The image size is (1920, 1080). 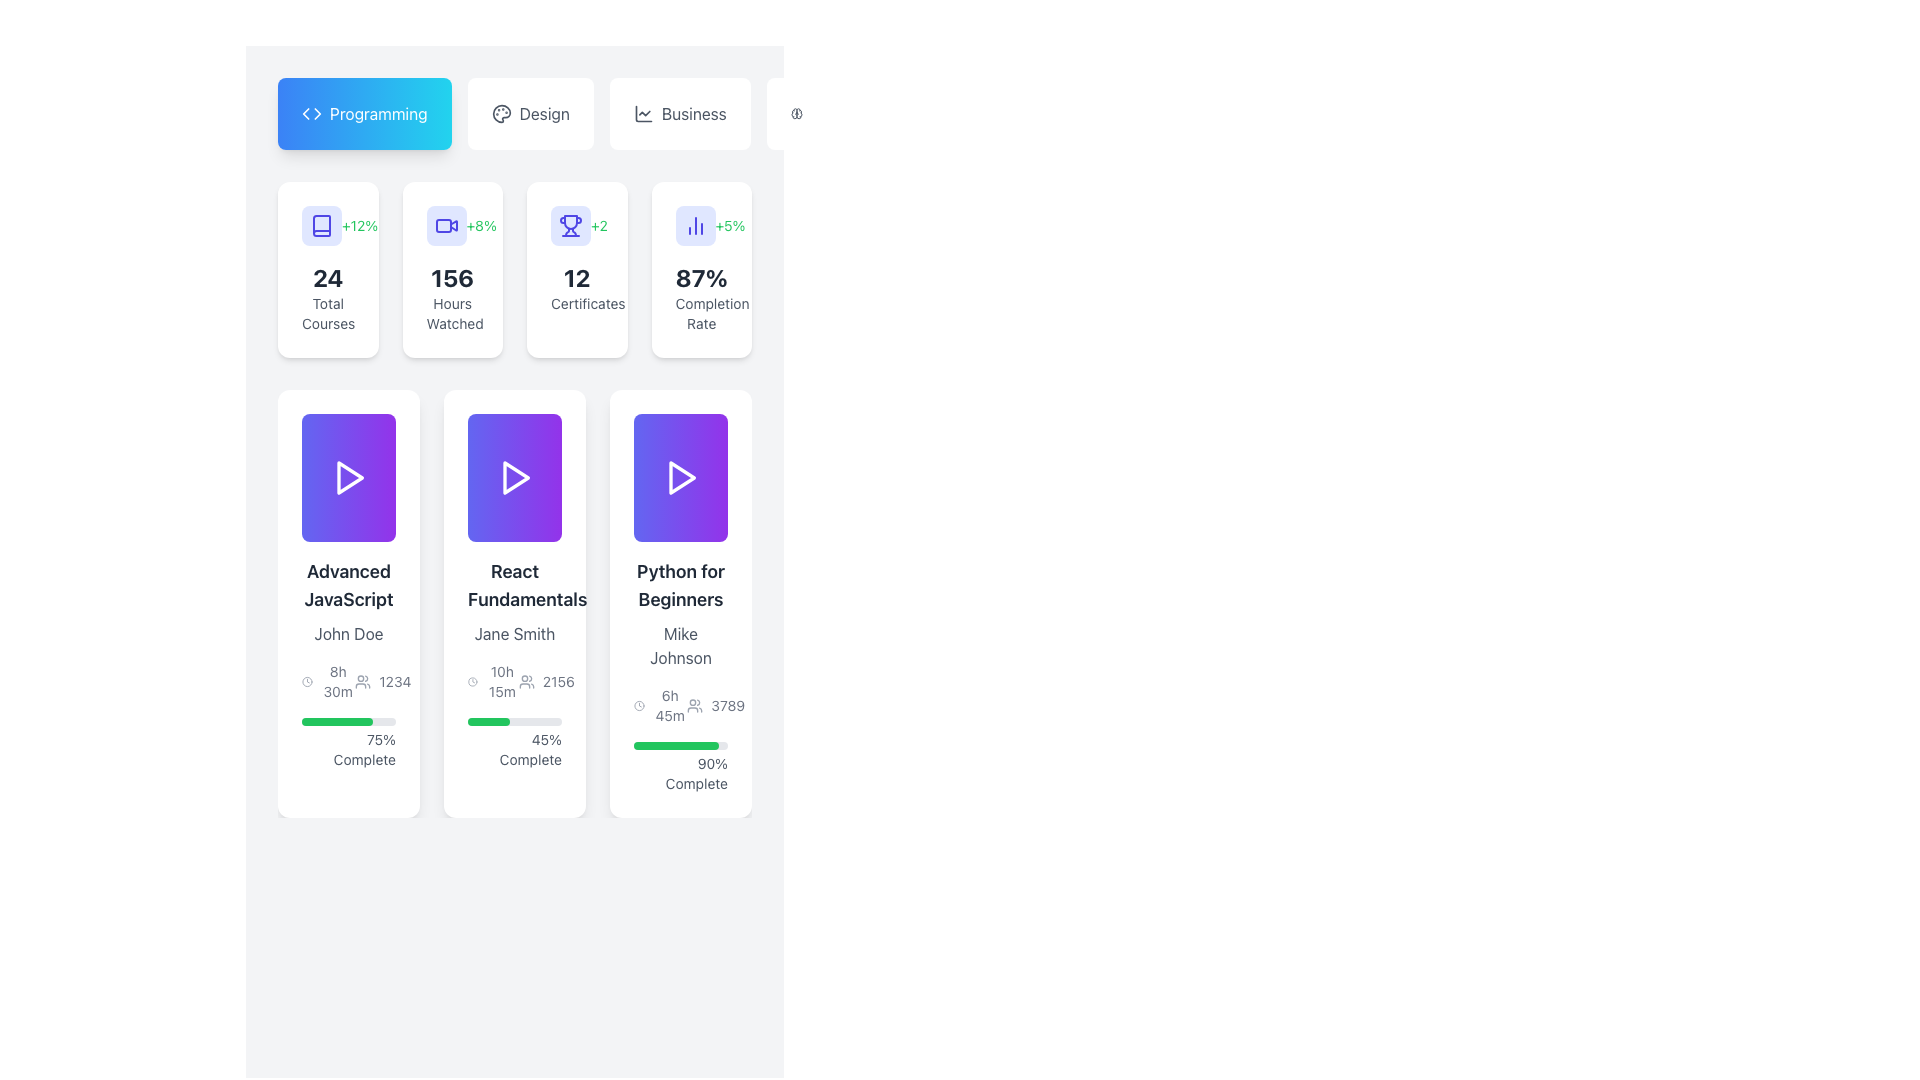 What do you see at coordinates (514, 681) in the screenshot?
I see `the numerical details displayed in the informational area of the 'React Fundamentals' card, which shows '10h 15m' and '2156'` at bounding box center [514, 681].